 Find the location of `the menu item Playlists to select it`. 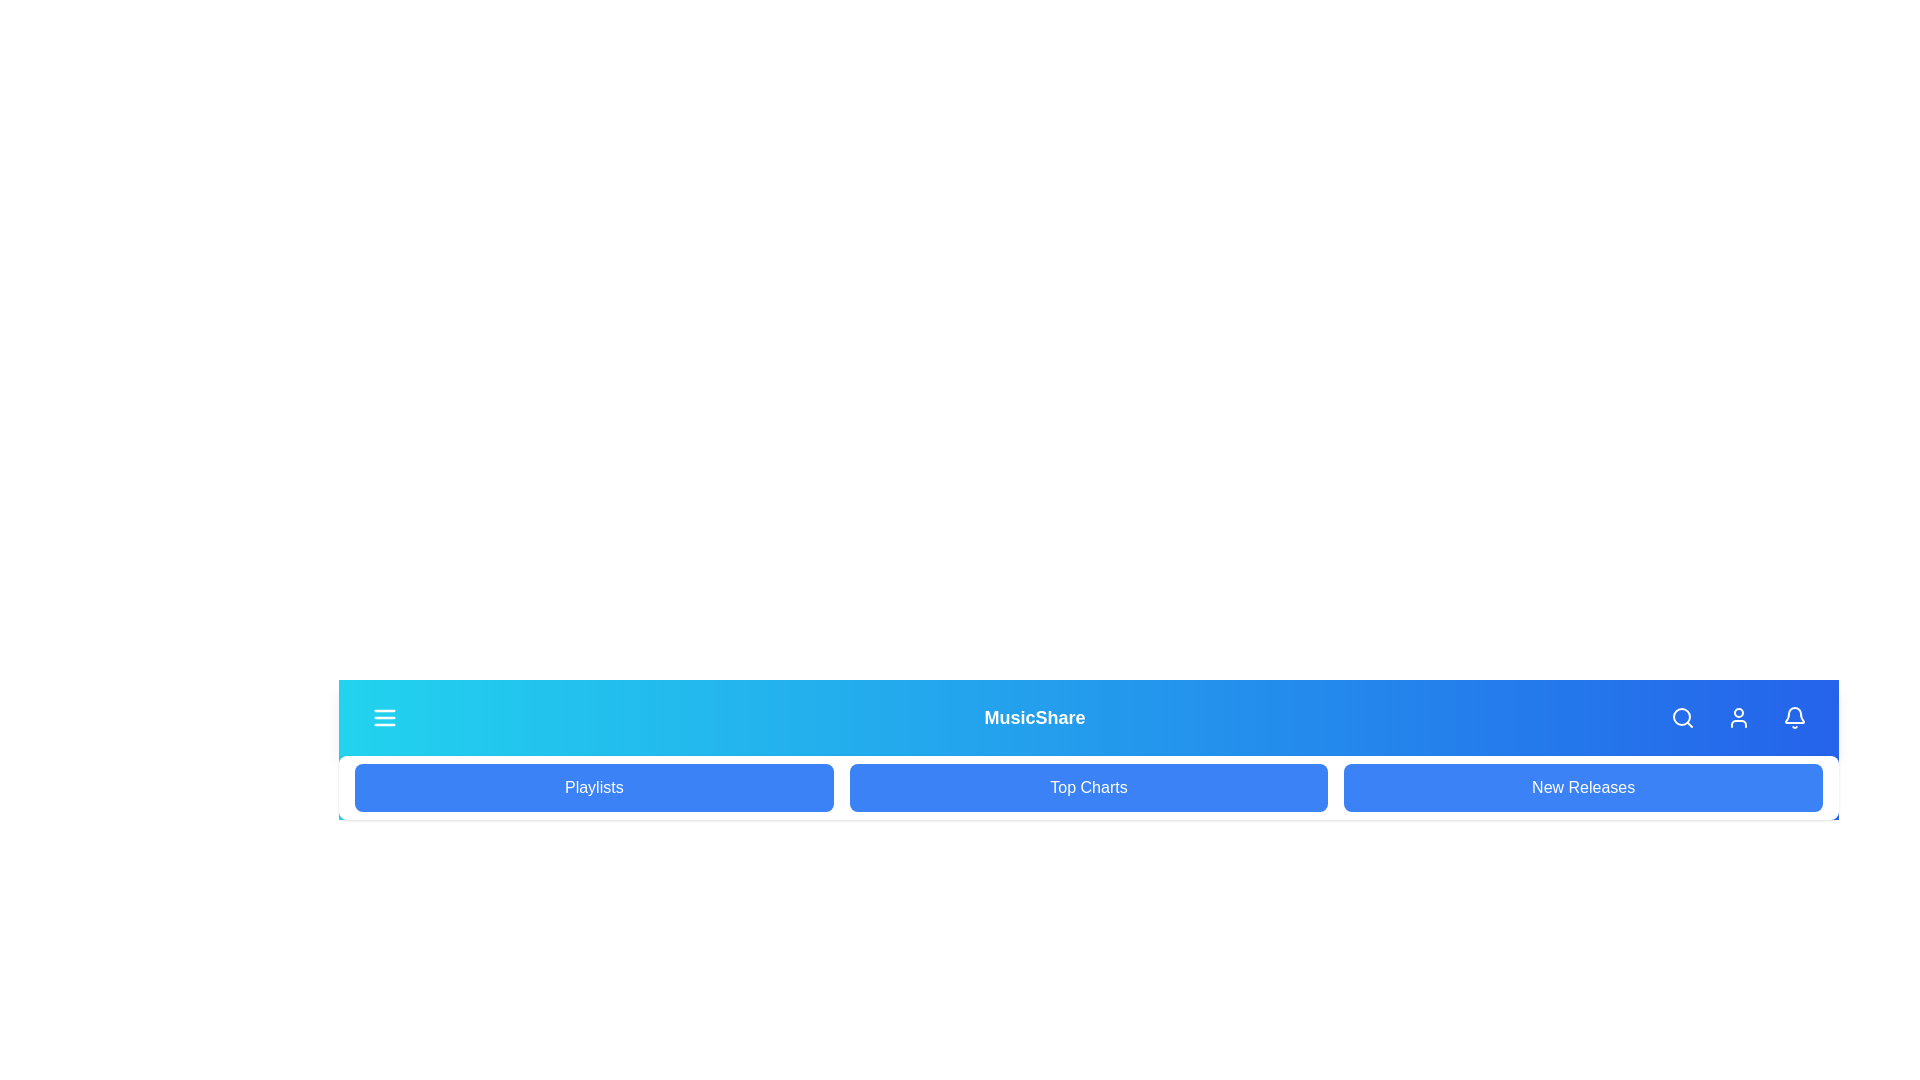

the menu item Playlists to select it is located at coordinates (593, 786).